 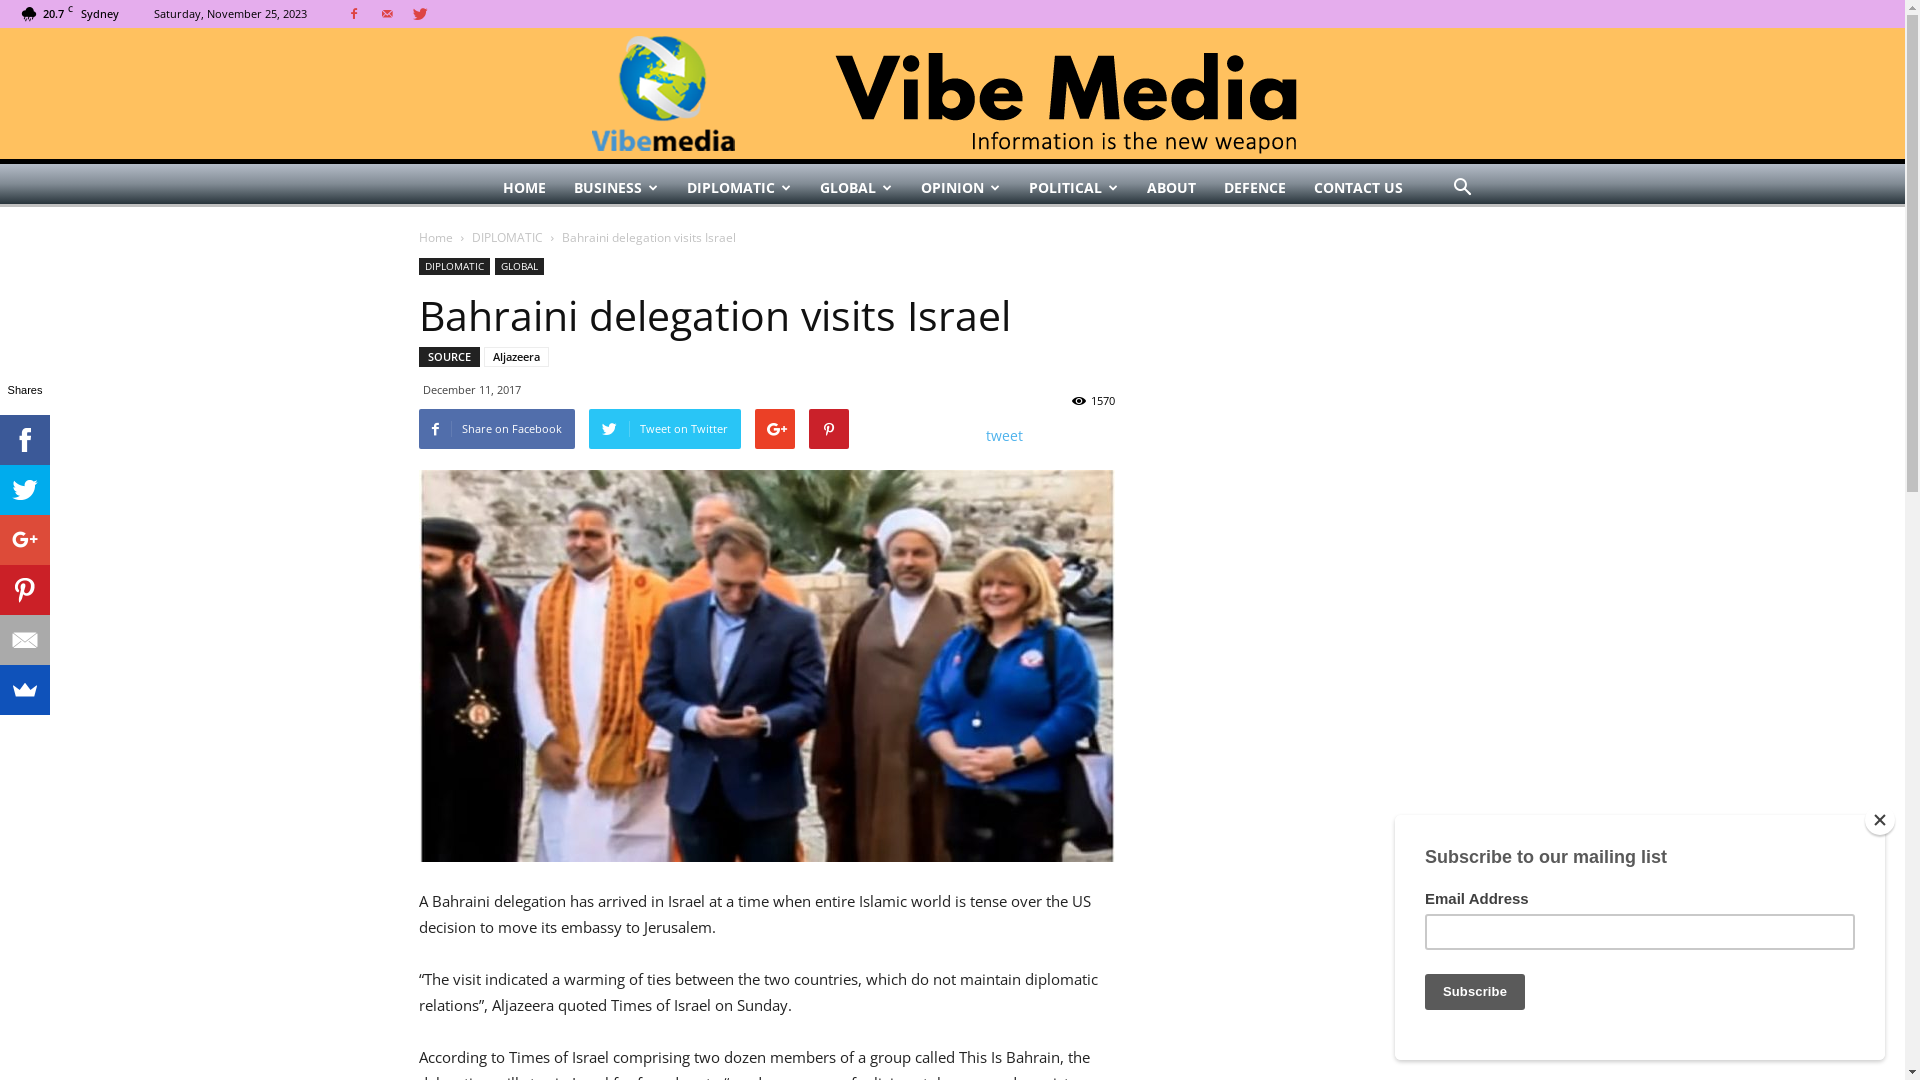 I want to click on 'ABOUT', so click(x=1170, y=188).